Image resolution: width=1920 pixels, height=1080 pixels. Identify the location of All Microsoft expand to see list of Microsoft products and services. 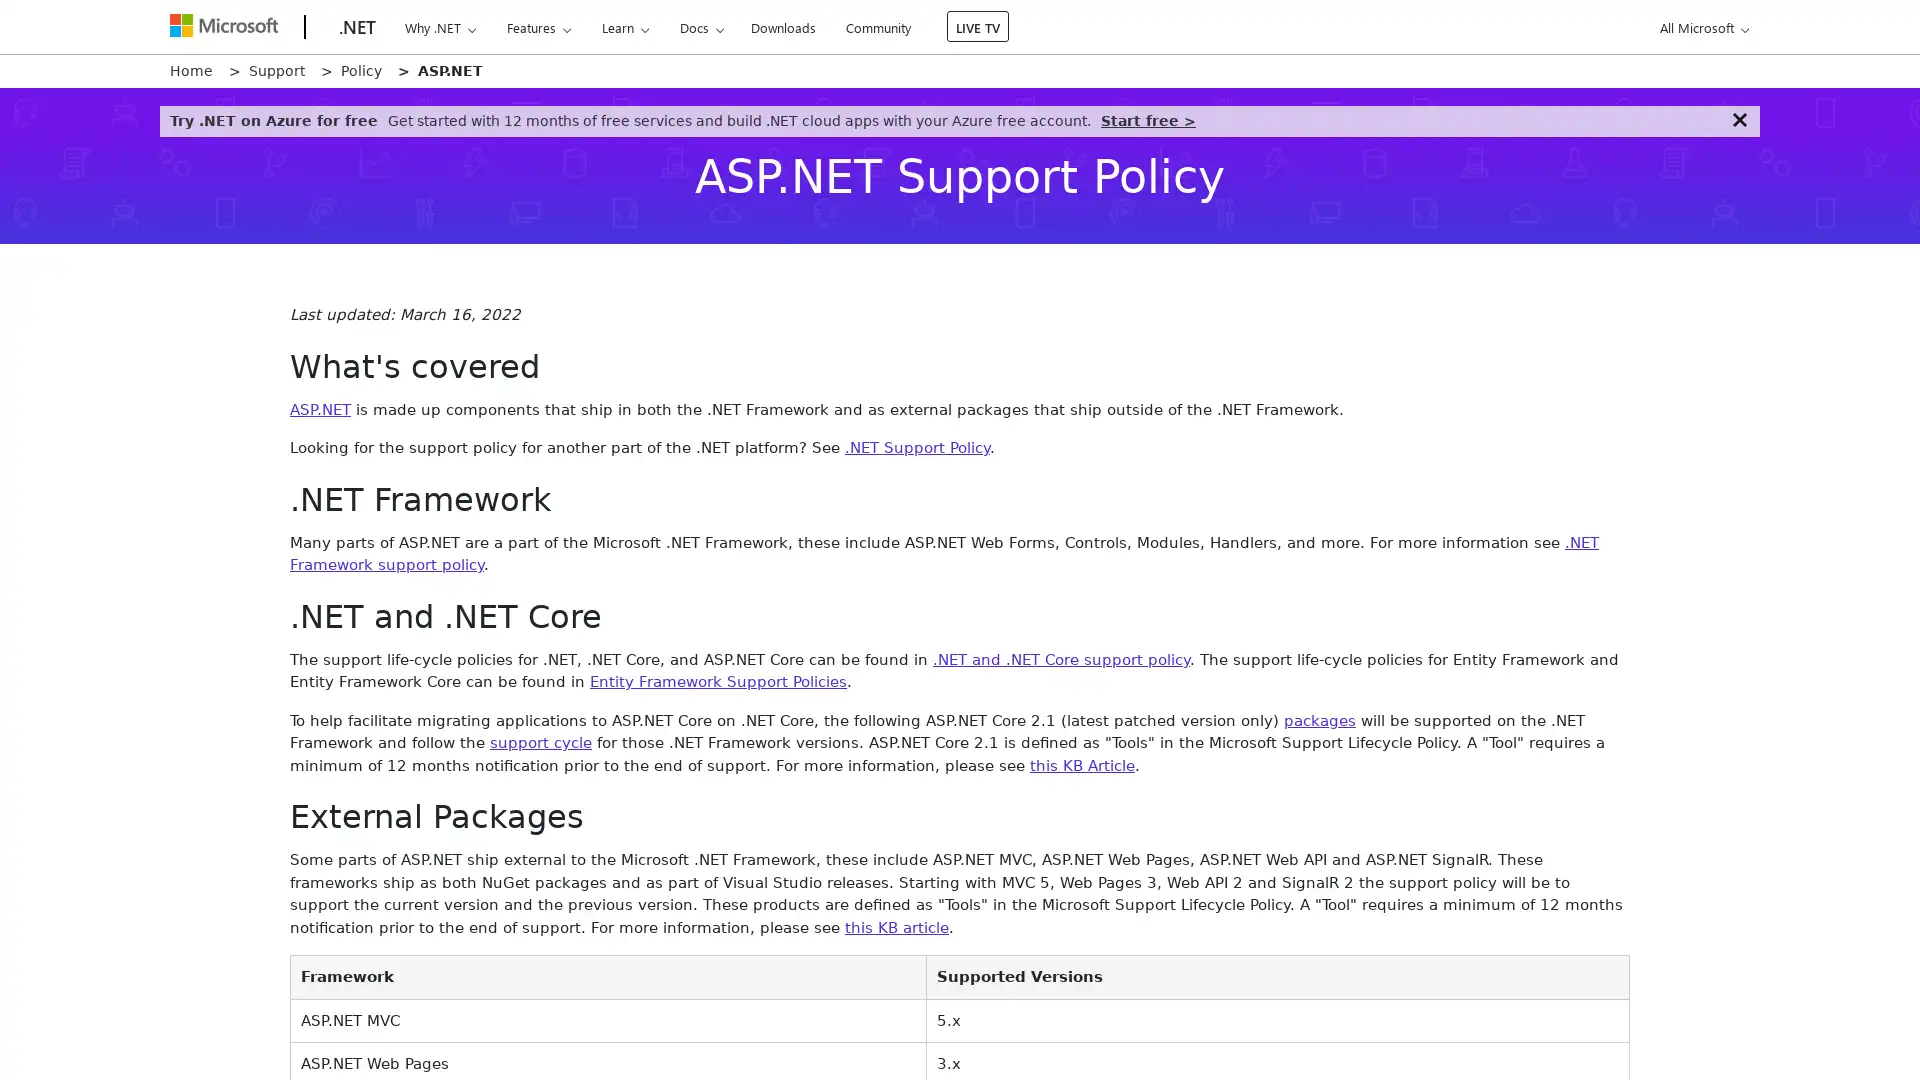
(1700, 27).